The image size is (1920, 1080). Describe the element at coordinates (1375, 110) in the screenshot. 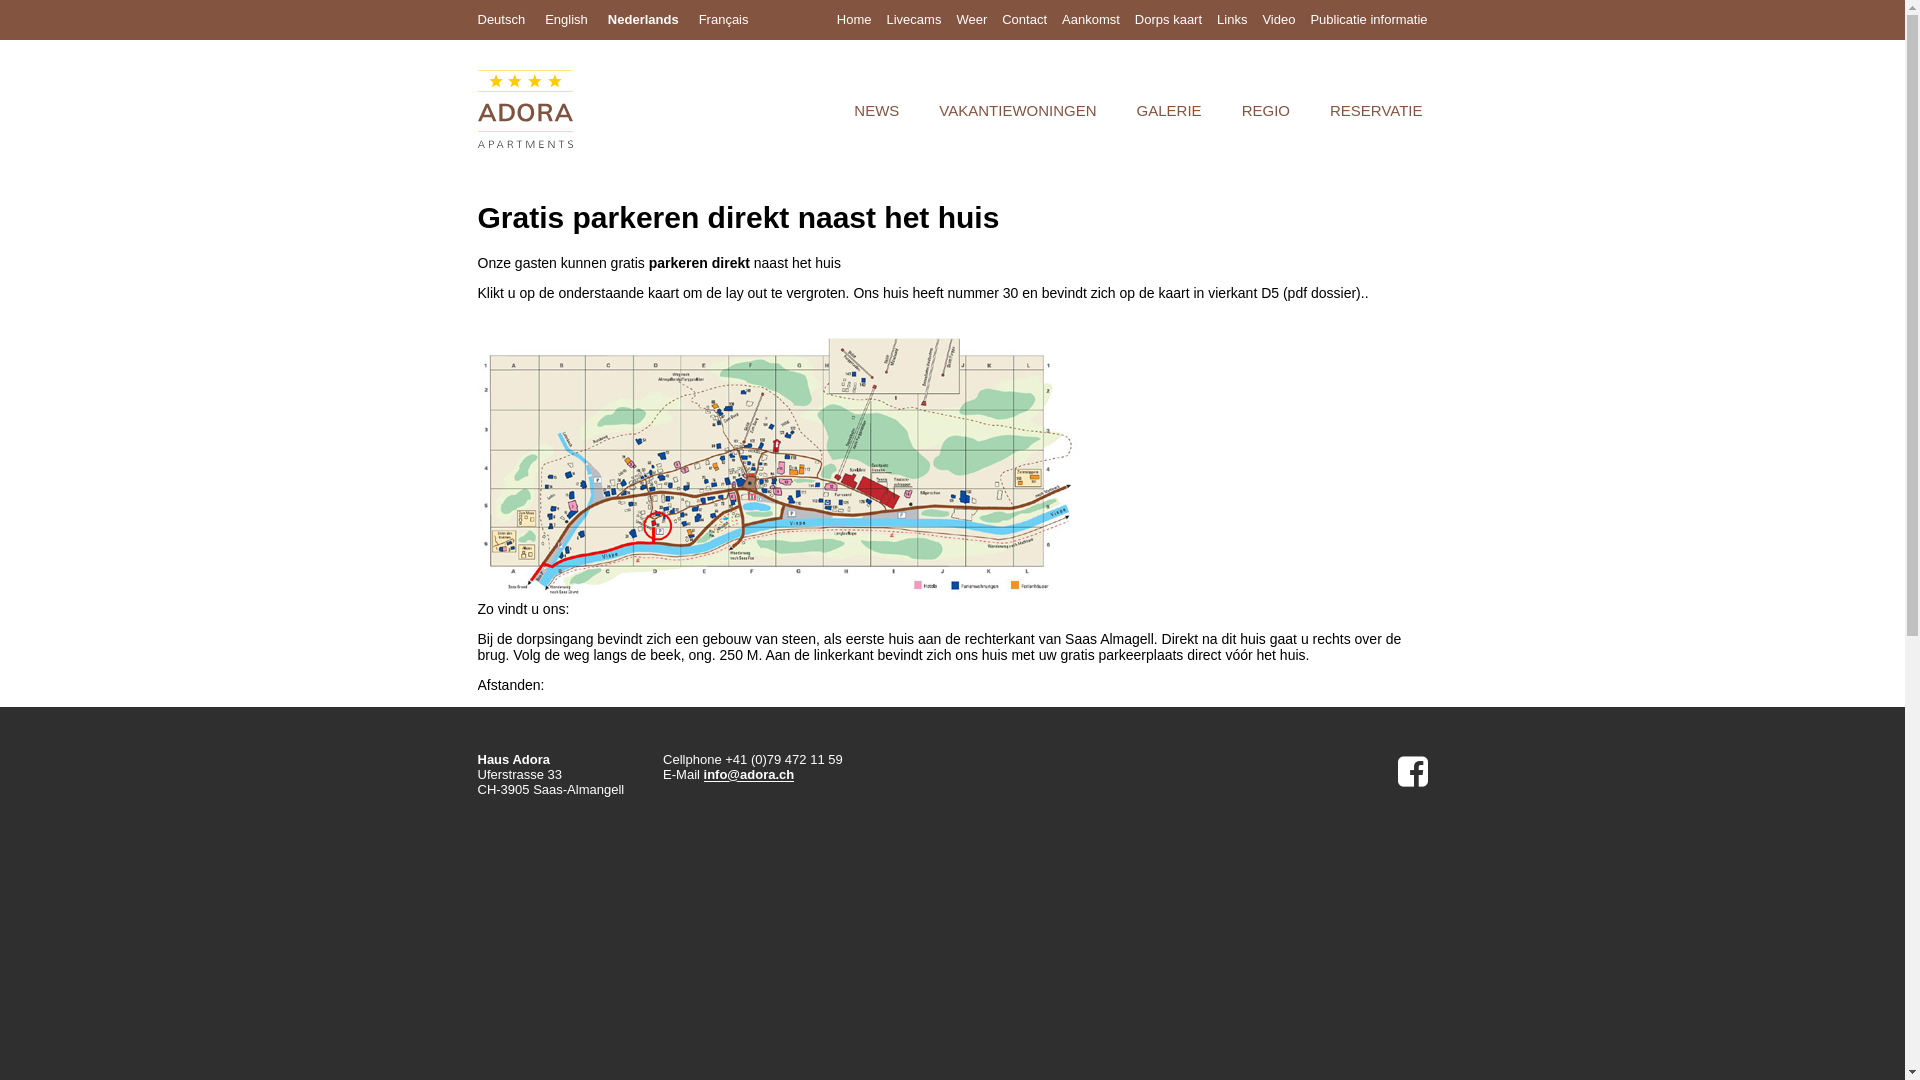

I see `'RESERVATIE'` at that location.